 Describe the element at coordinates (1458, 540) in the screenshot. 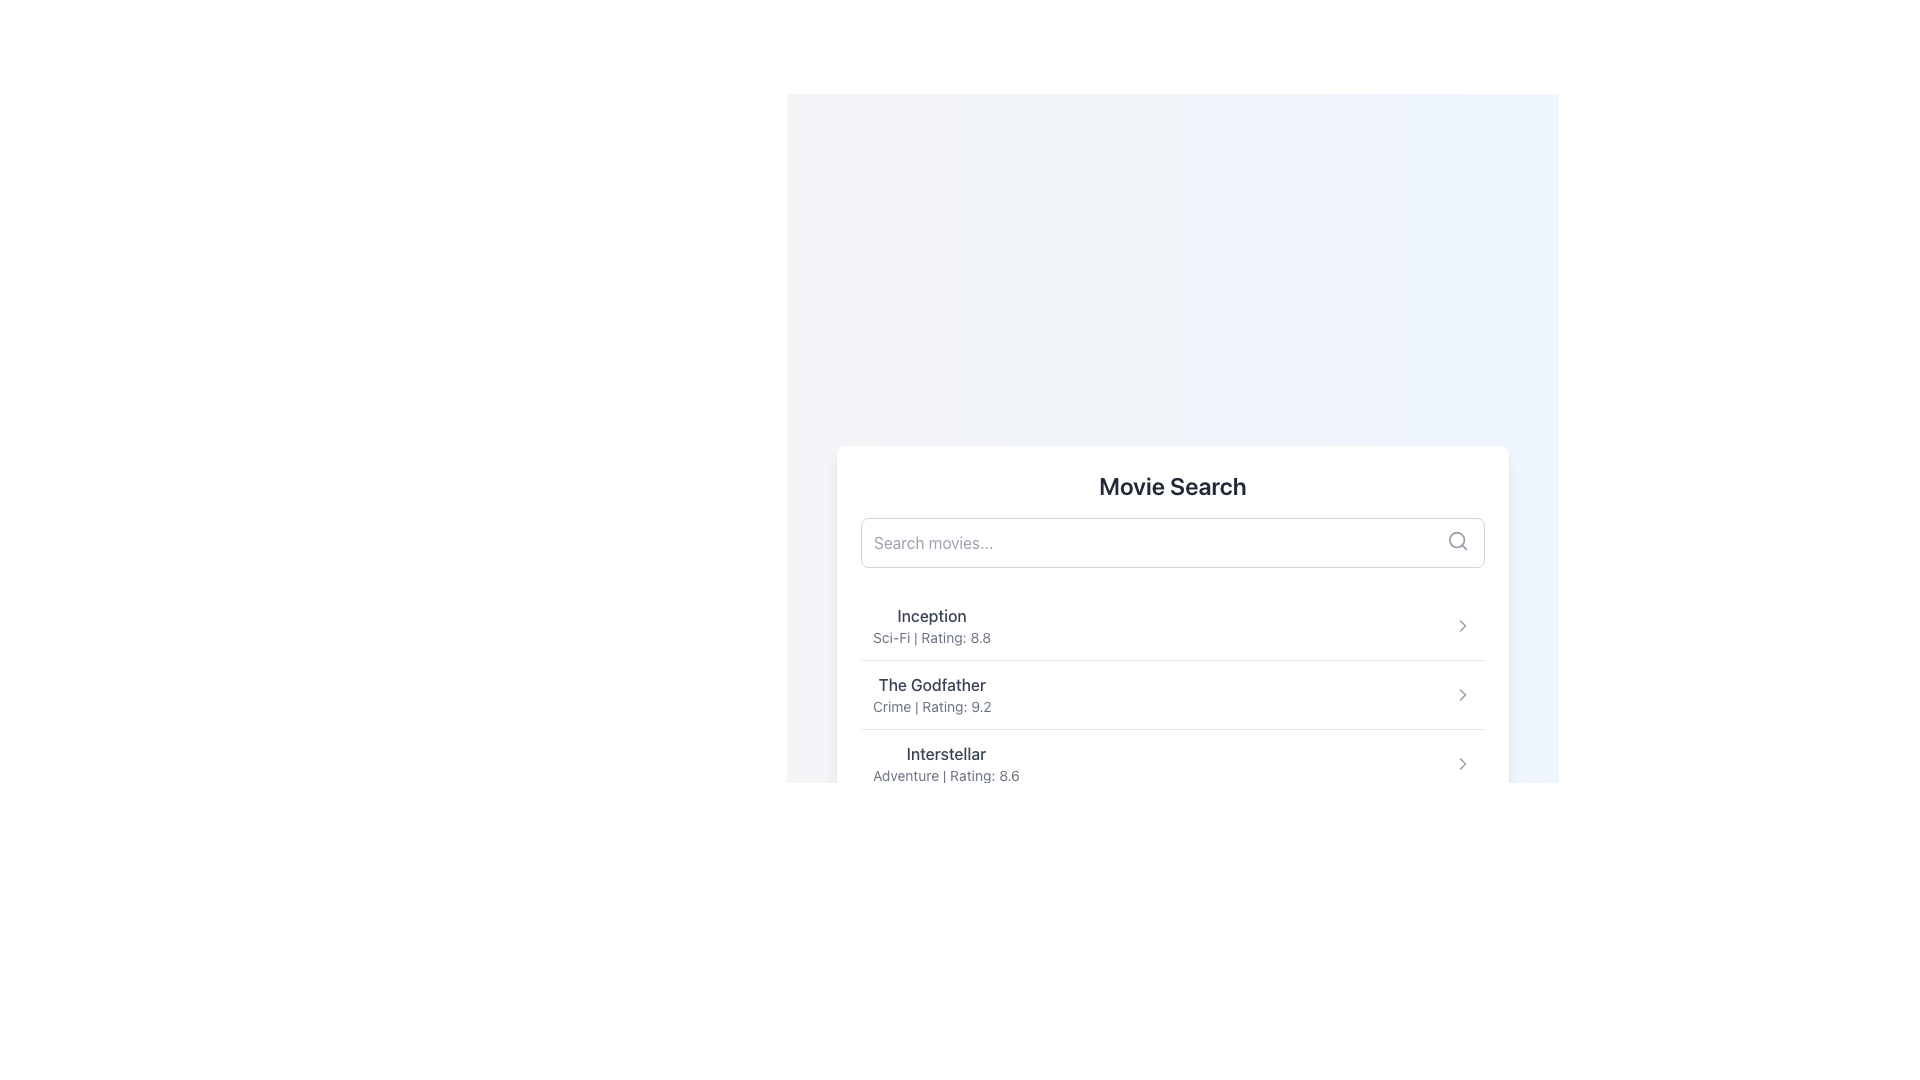

I see `the small light gray magnifying glass icon located at the end of the 'Search movies...' input field to initiate a search` at that location.